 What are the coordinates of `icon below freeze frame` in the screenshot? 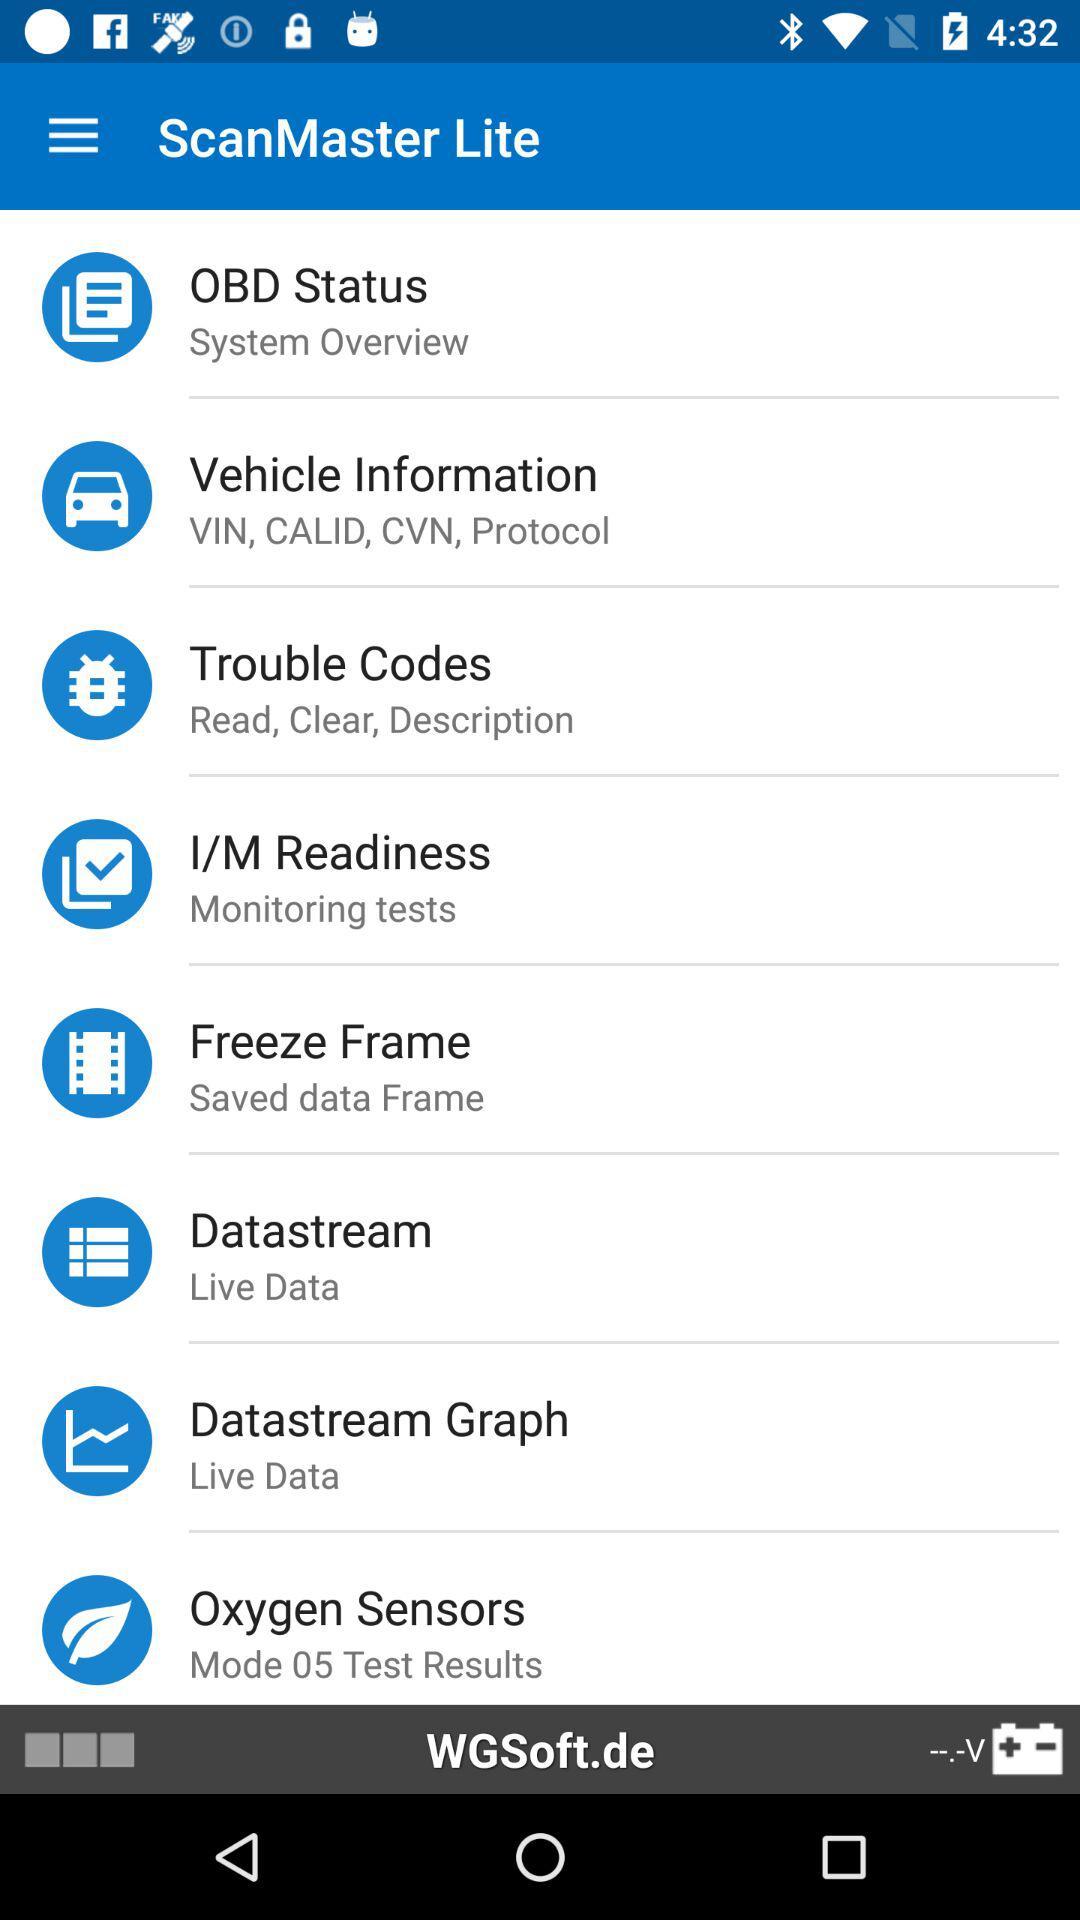 It's located at (634, 1095).